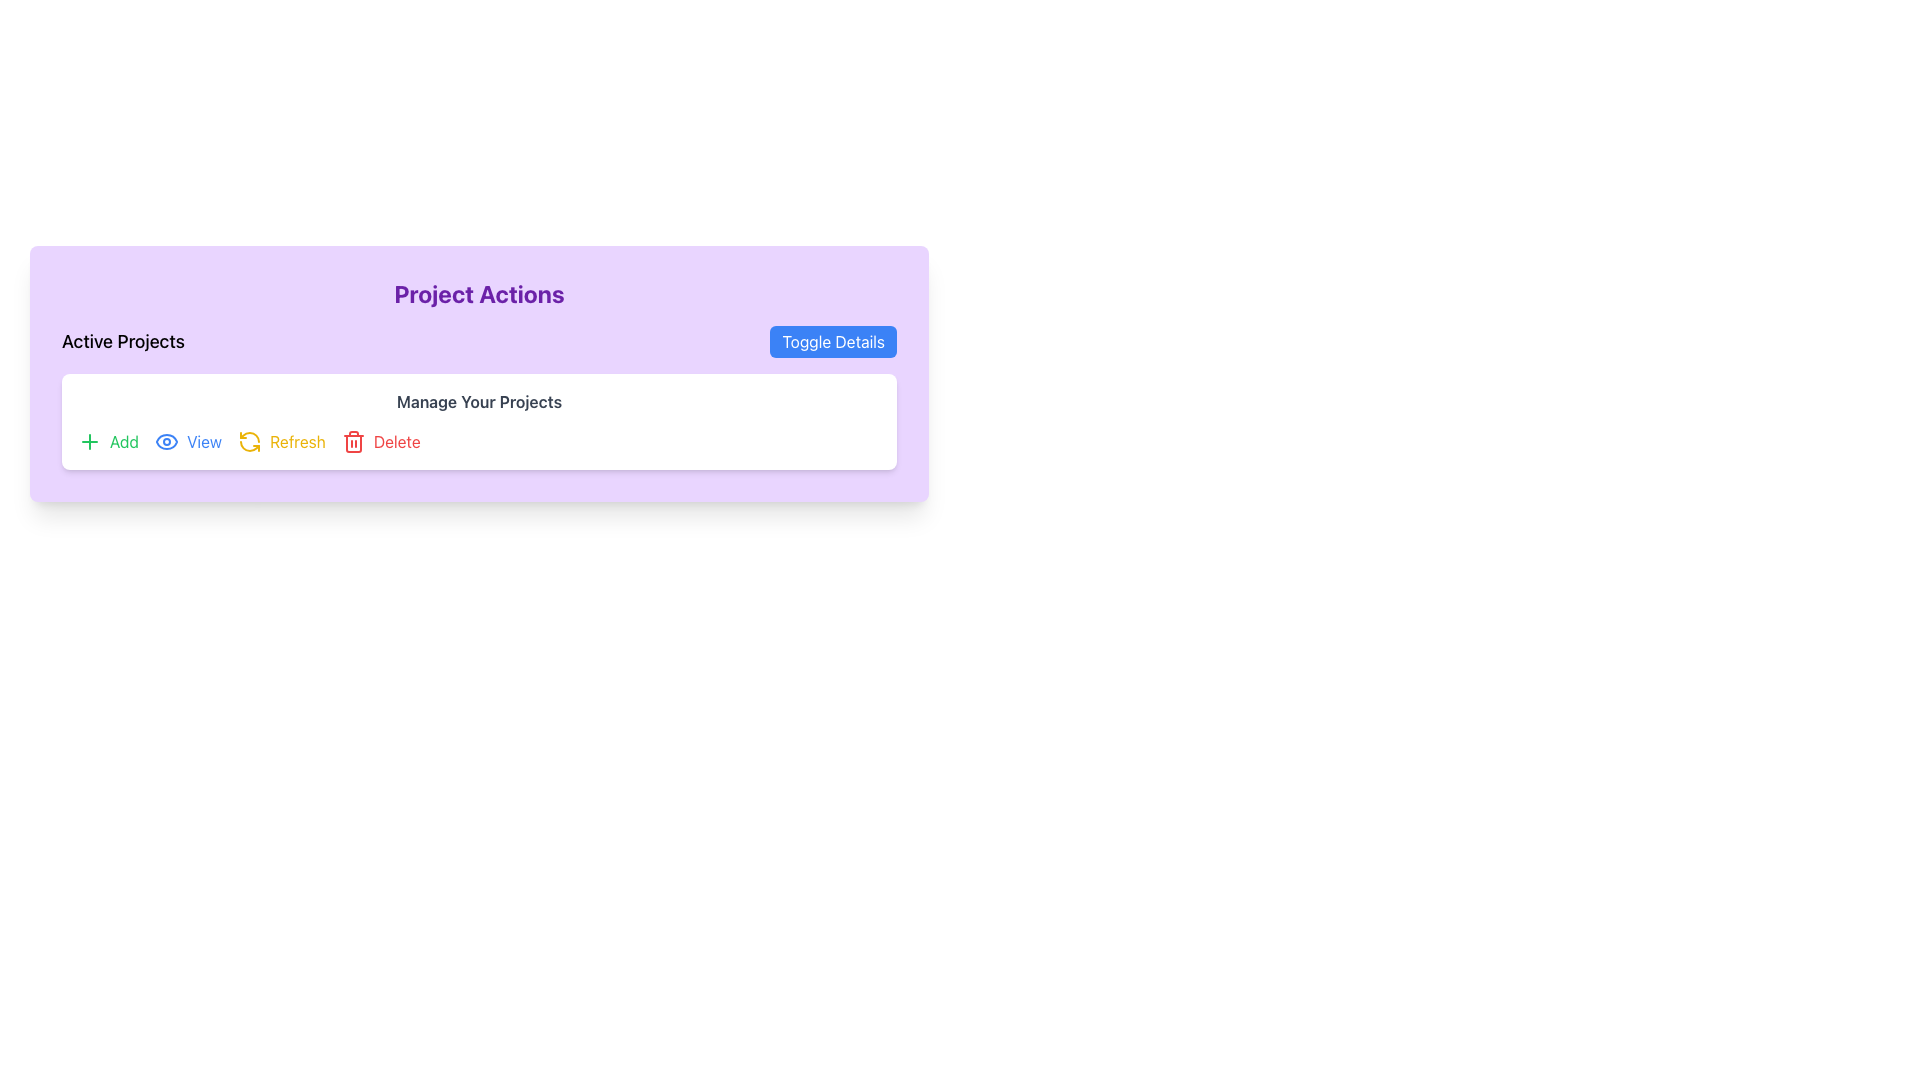  What do you see at coordinates (353, 441) in the screenshot?
I see `the 'Delete' icon located within the 'Delete' button in the Manage Your Projects section, which visually indicates the delete action` at bounding box center [353, 441].